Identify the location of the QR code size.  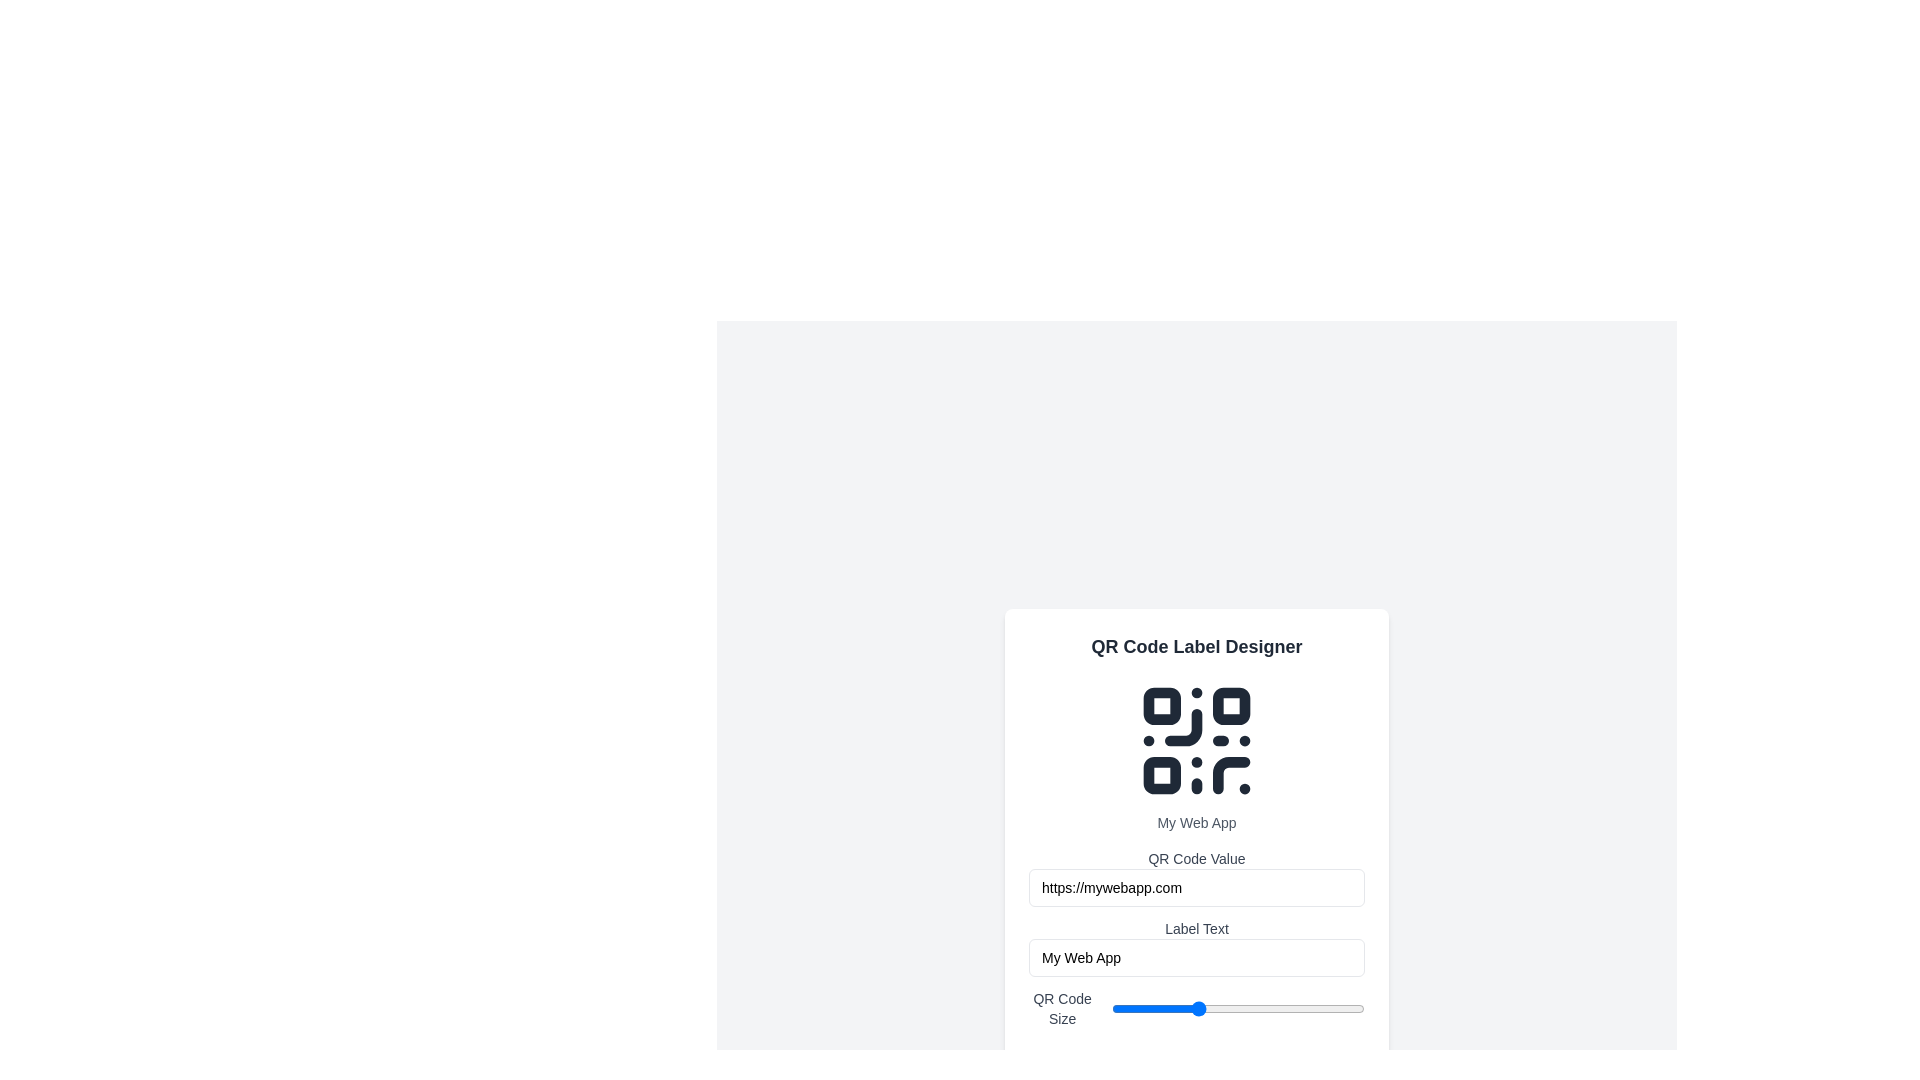
(1207, 1009).